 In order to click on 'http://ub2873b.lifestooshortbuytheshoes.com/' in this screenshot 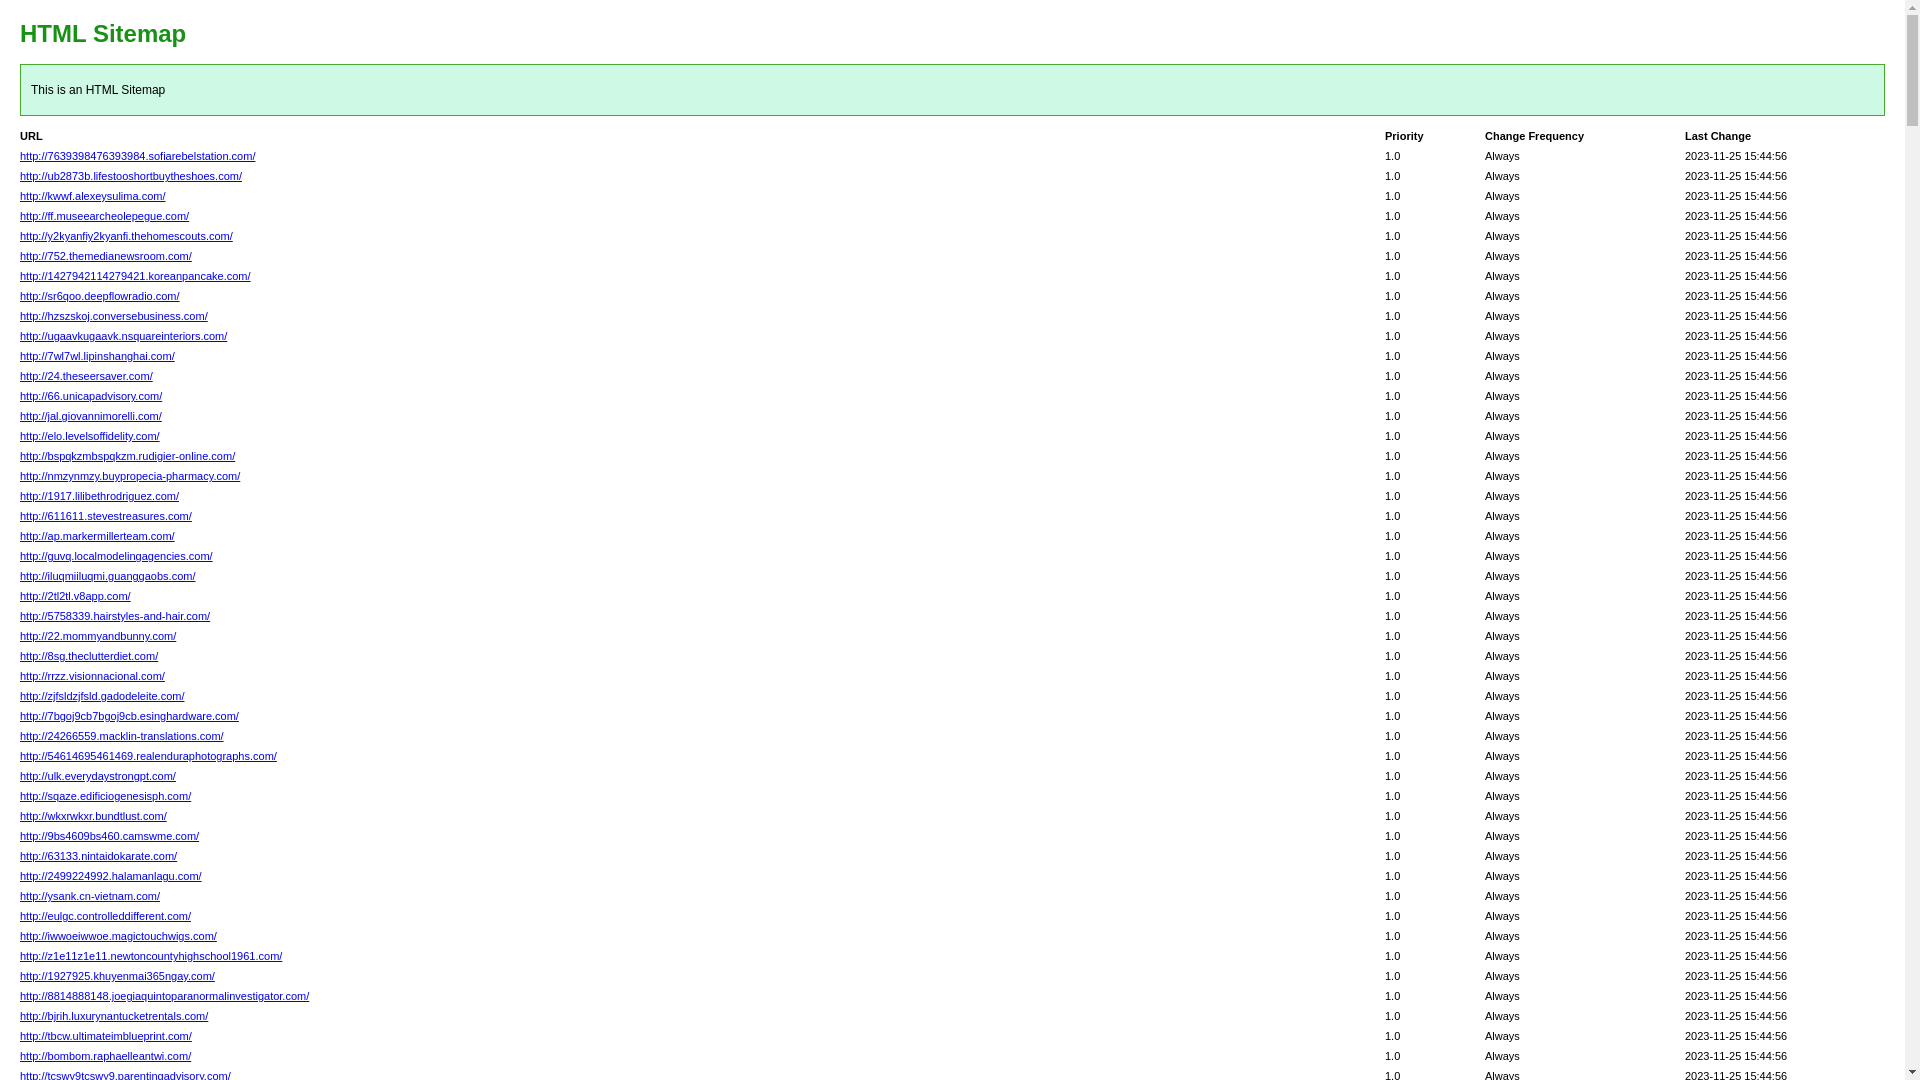, I will do `click(129, 175)`.